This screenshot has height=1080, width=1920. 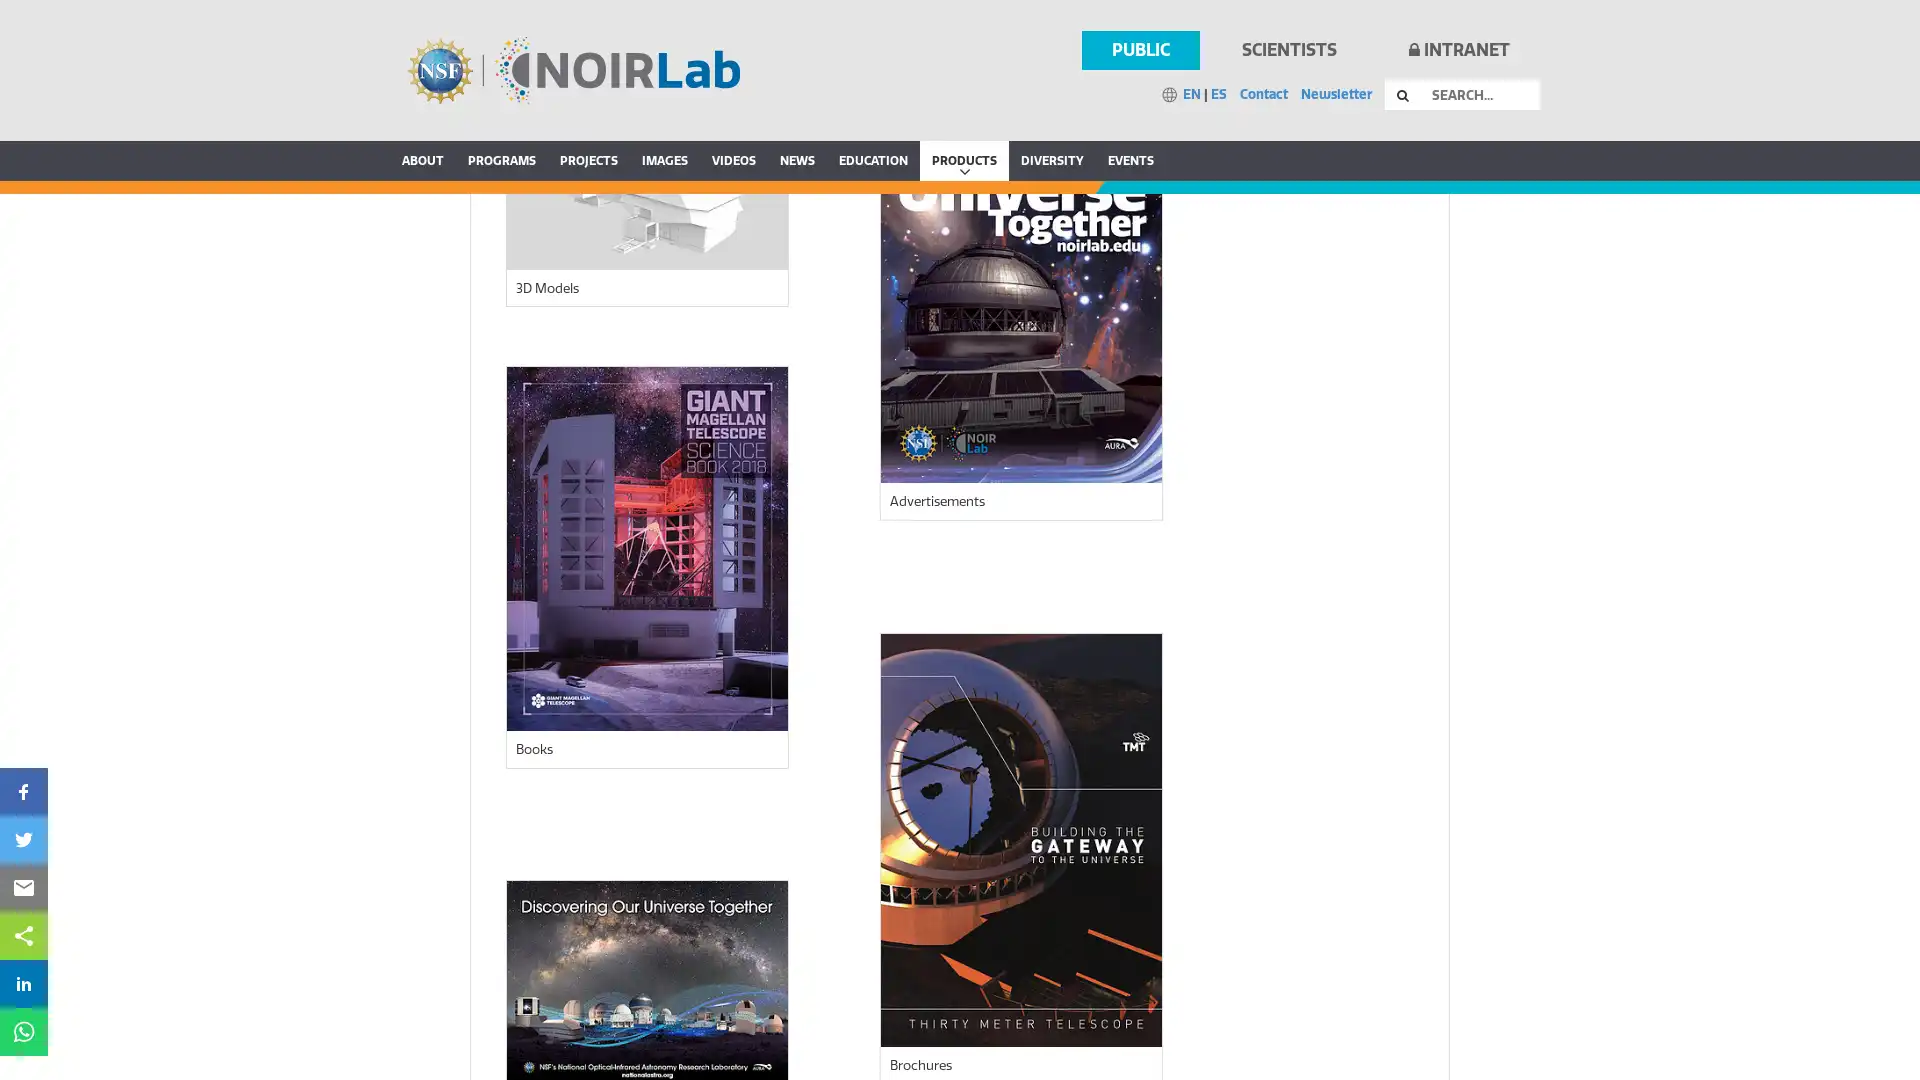 I want to click on INTRANET, so click(x=1458, y=49).